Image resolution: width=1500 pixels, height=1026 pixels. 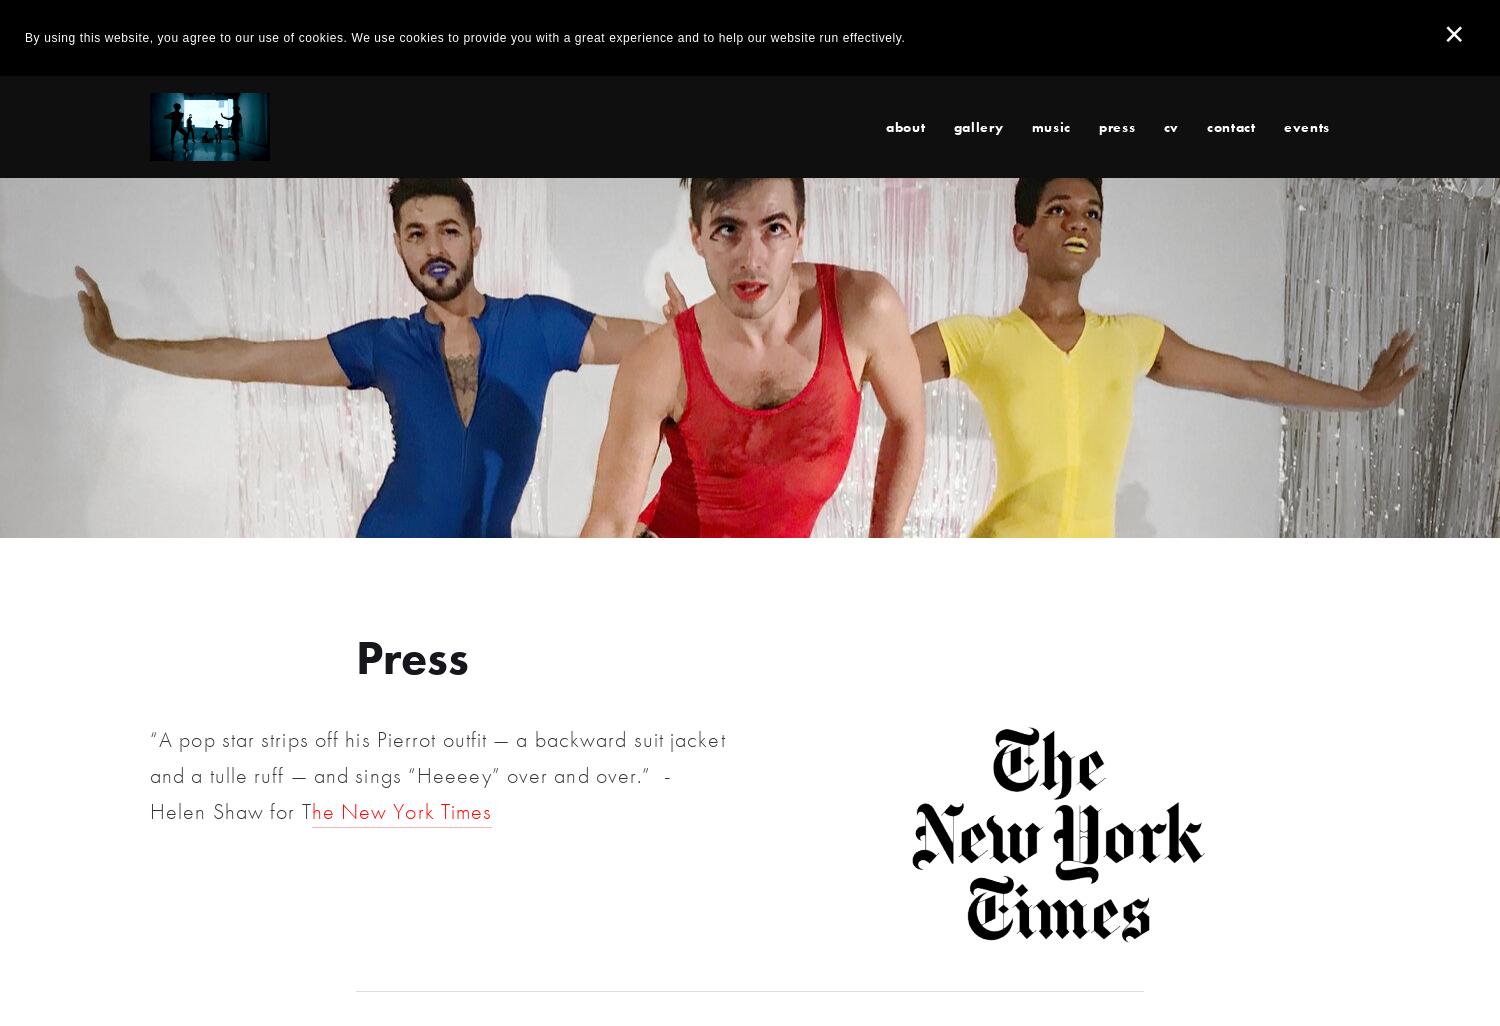 What do you see at coordinates (977, 125) in the screenshot?
I see `'Gallery'` at bounding box center [977, 125].